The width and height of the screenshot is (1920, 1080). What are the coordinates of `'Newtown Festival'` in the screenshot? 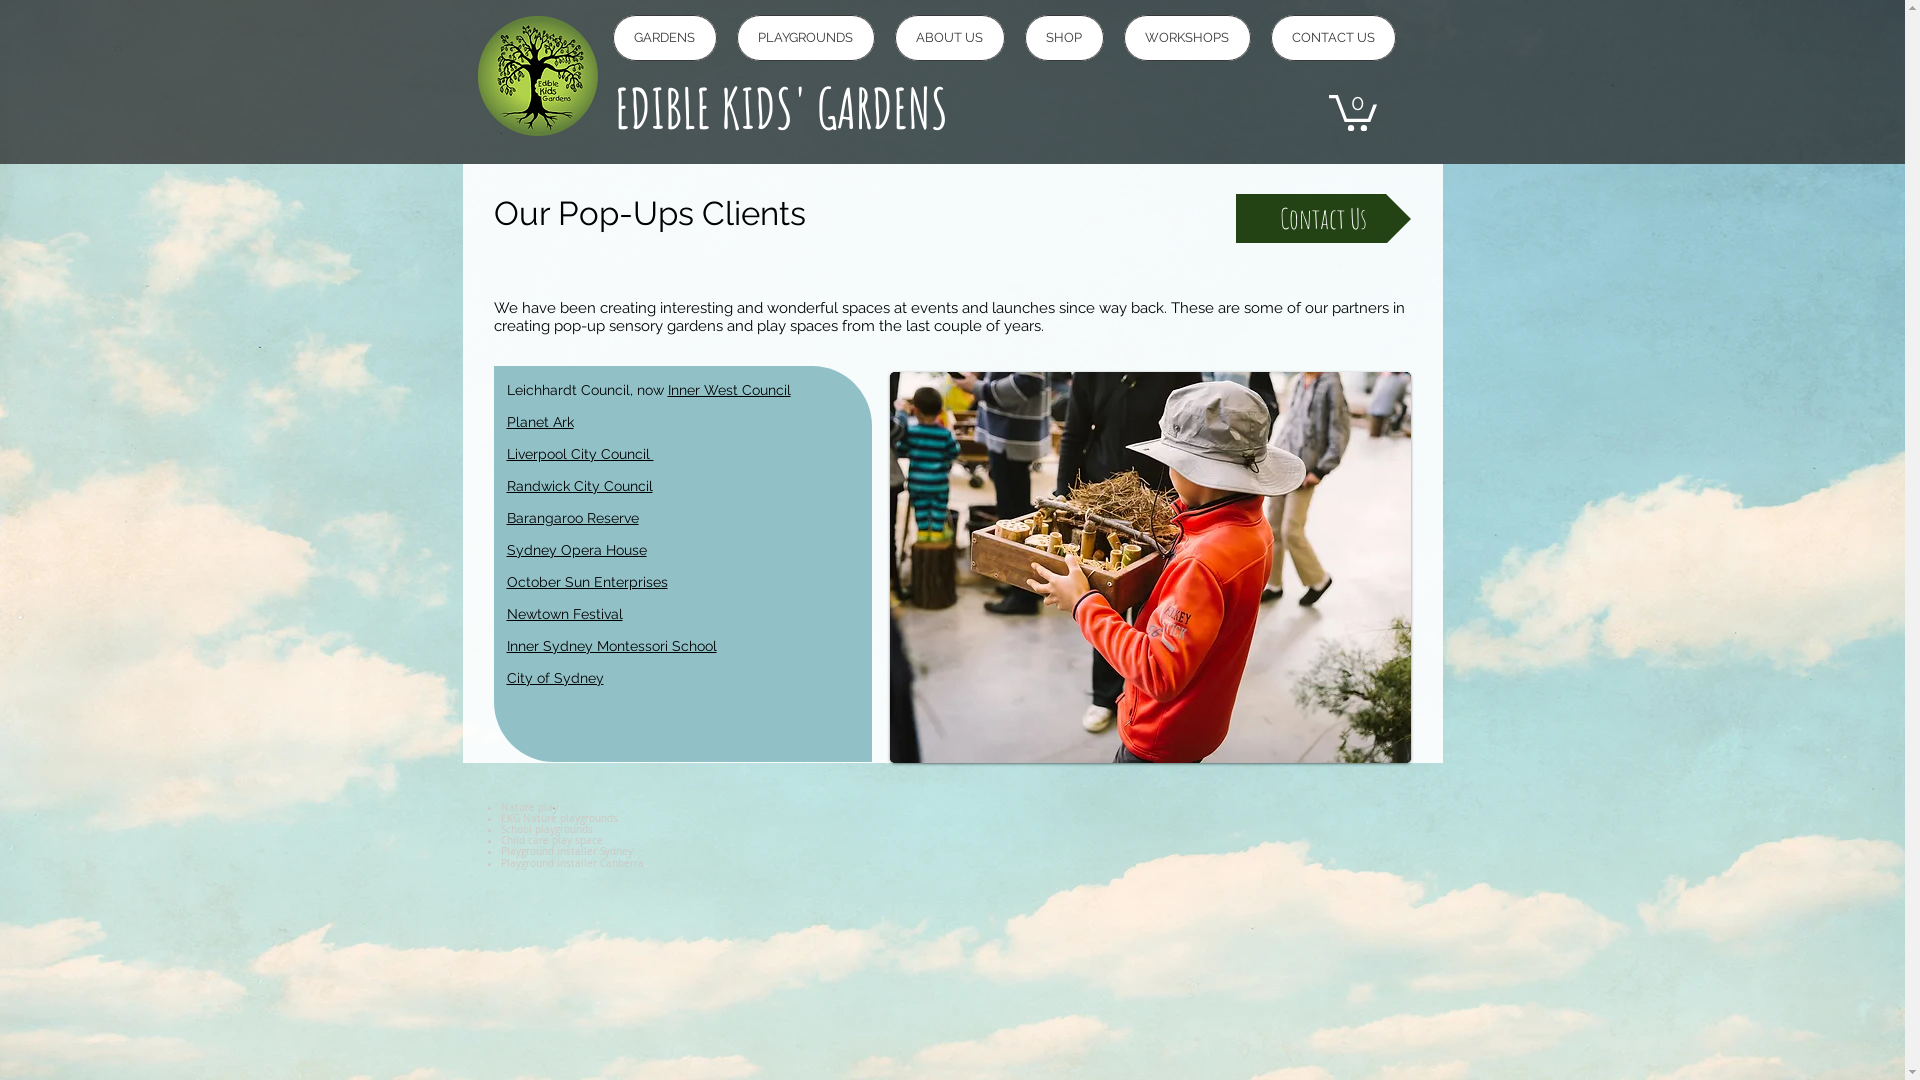 It's located at (563, 612).